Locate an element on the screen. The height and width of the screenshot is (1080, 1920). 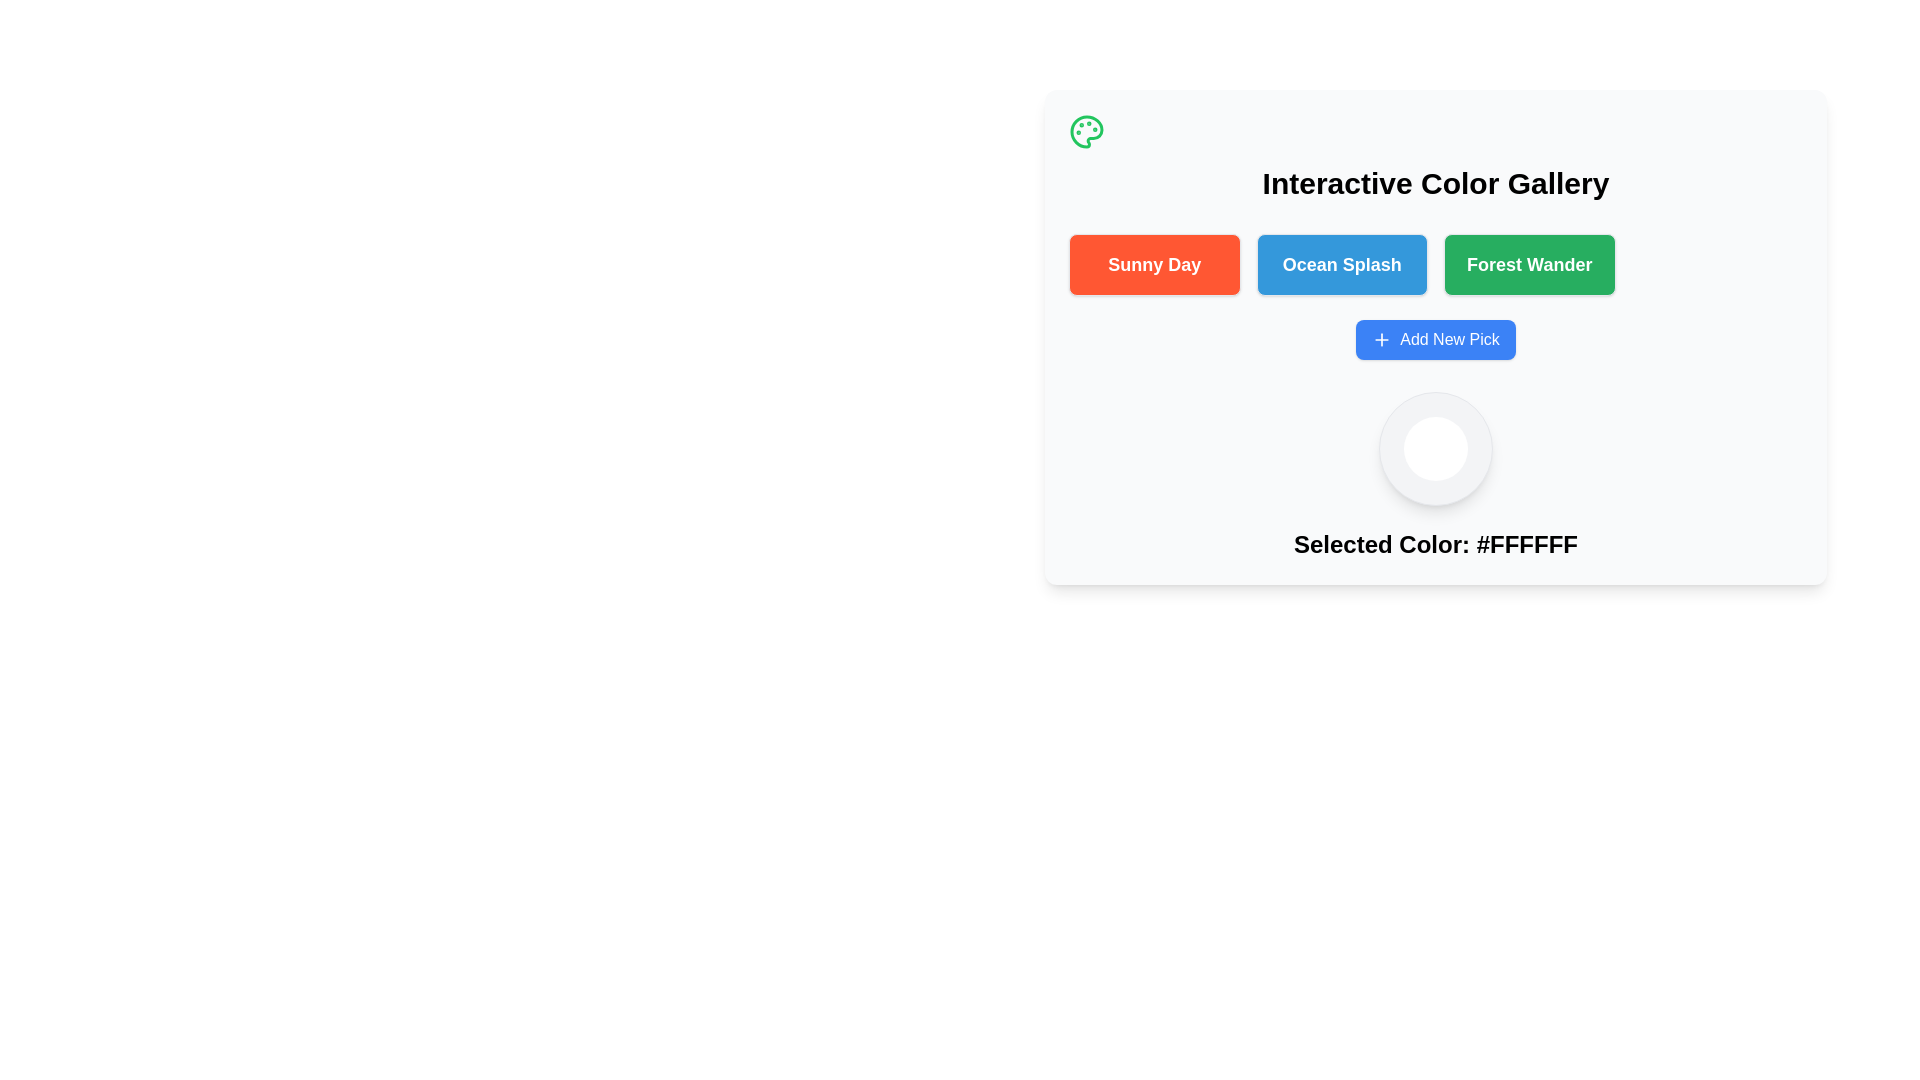
the interactive grid element containing the boxes labeled 'Sunny Day', 'Ocean Splash', and 'Forest Wander' is located at coordinates (1434, 264).